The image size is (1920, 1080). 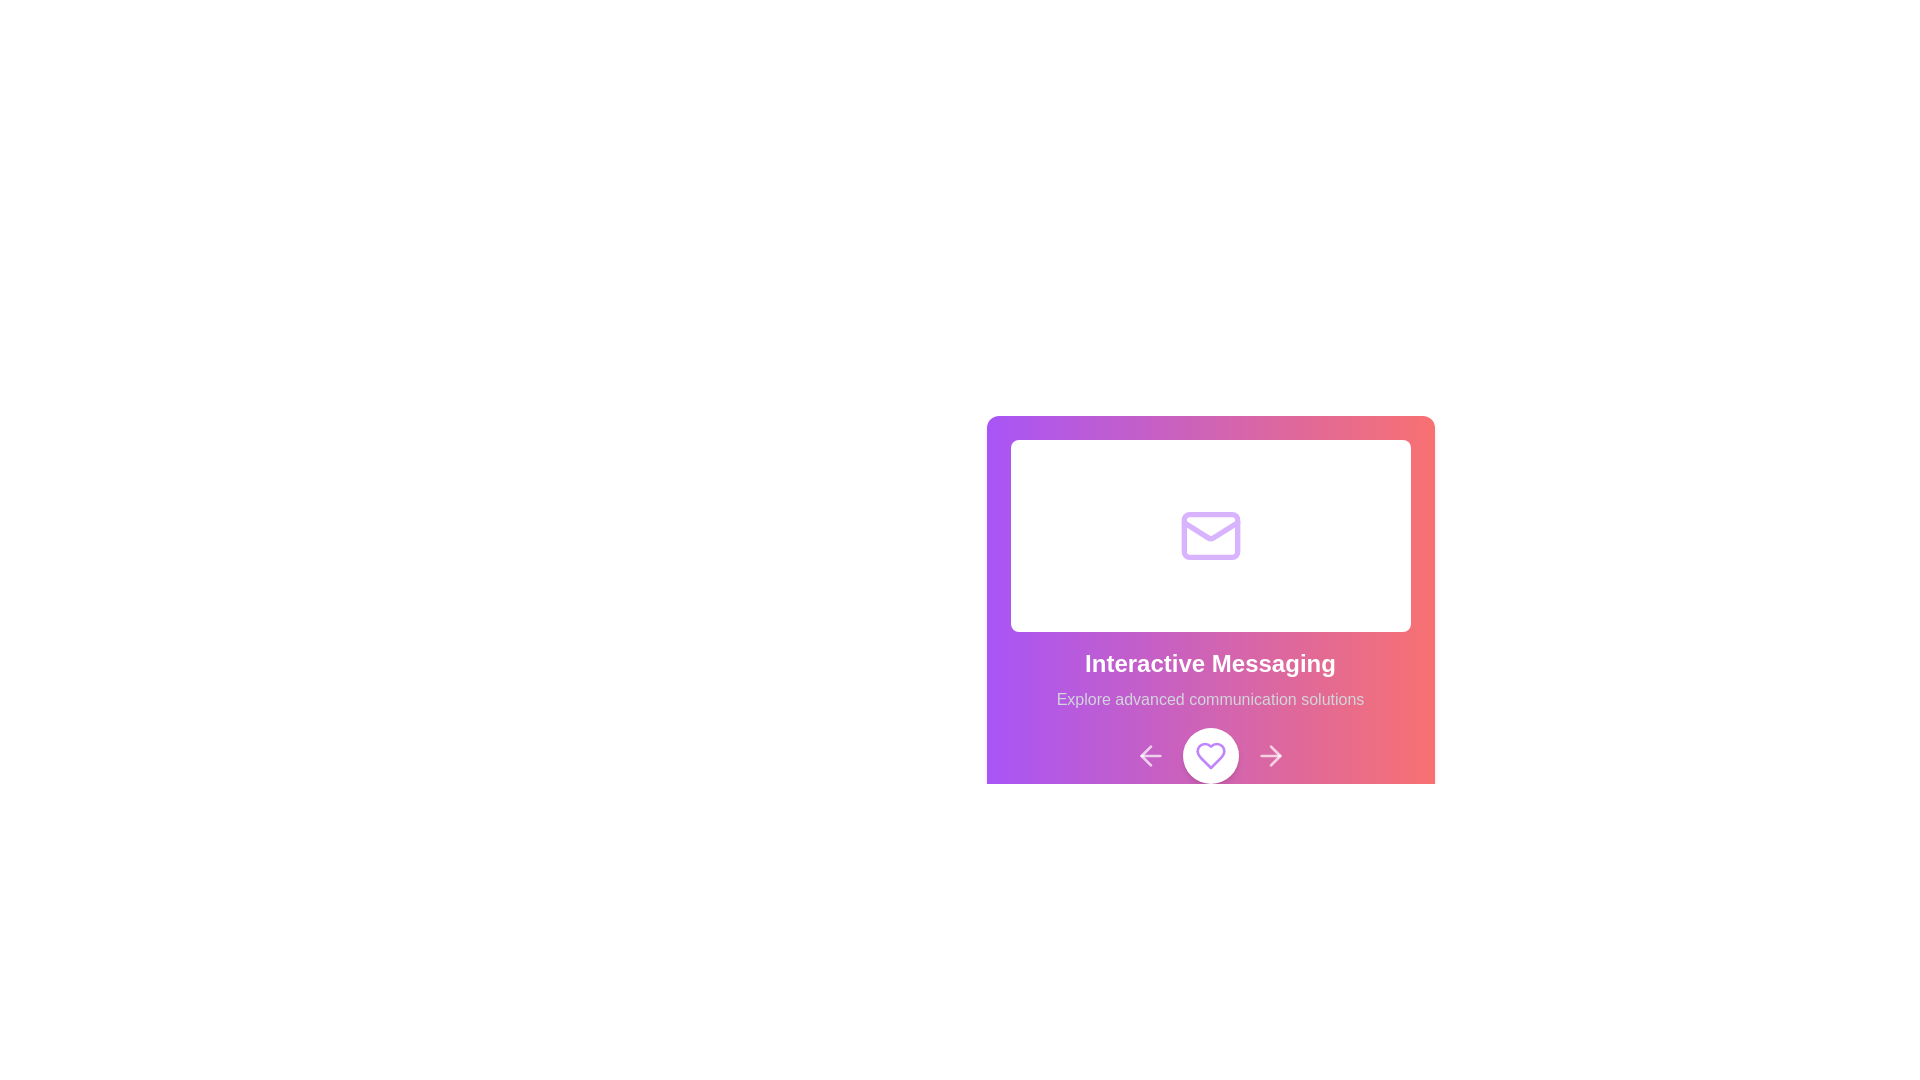 I want to click on the circular button featuring a white background and a heart icon styled in purple, so click(x=1209, y=756).